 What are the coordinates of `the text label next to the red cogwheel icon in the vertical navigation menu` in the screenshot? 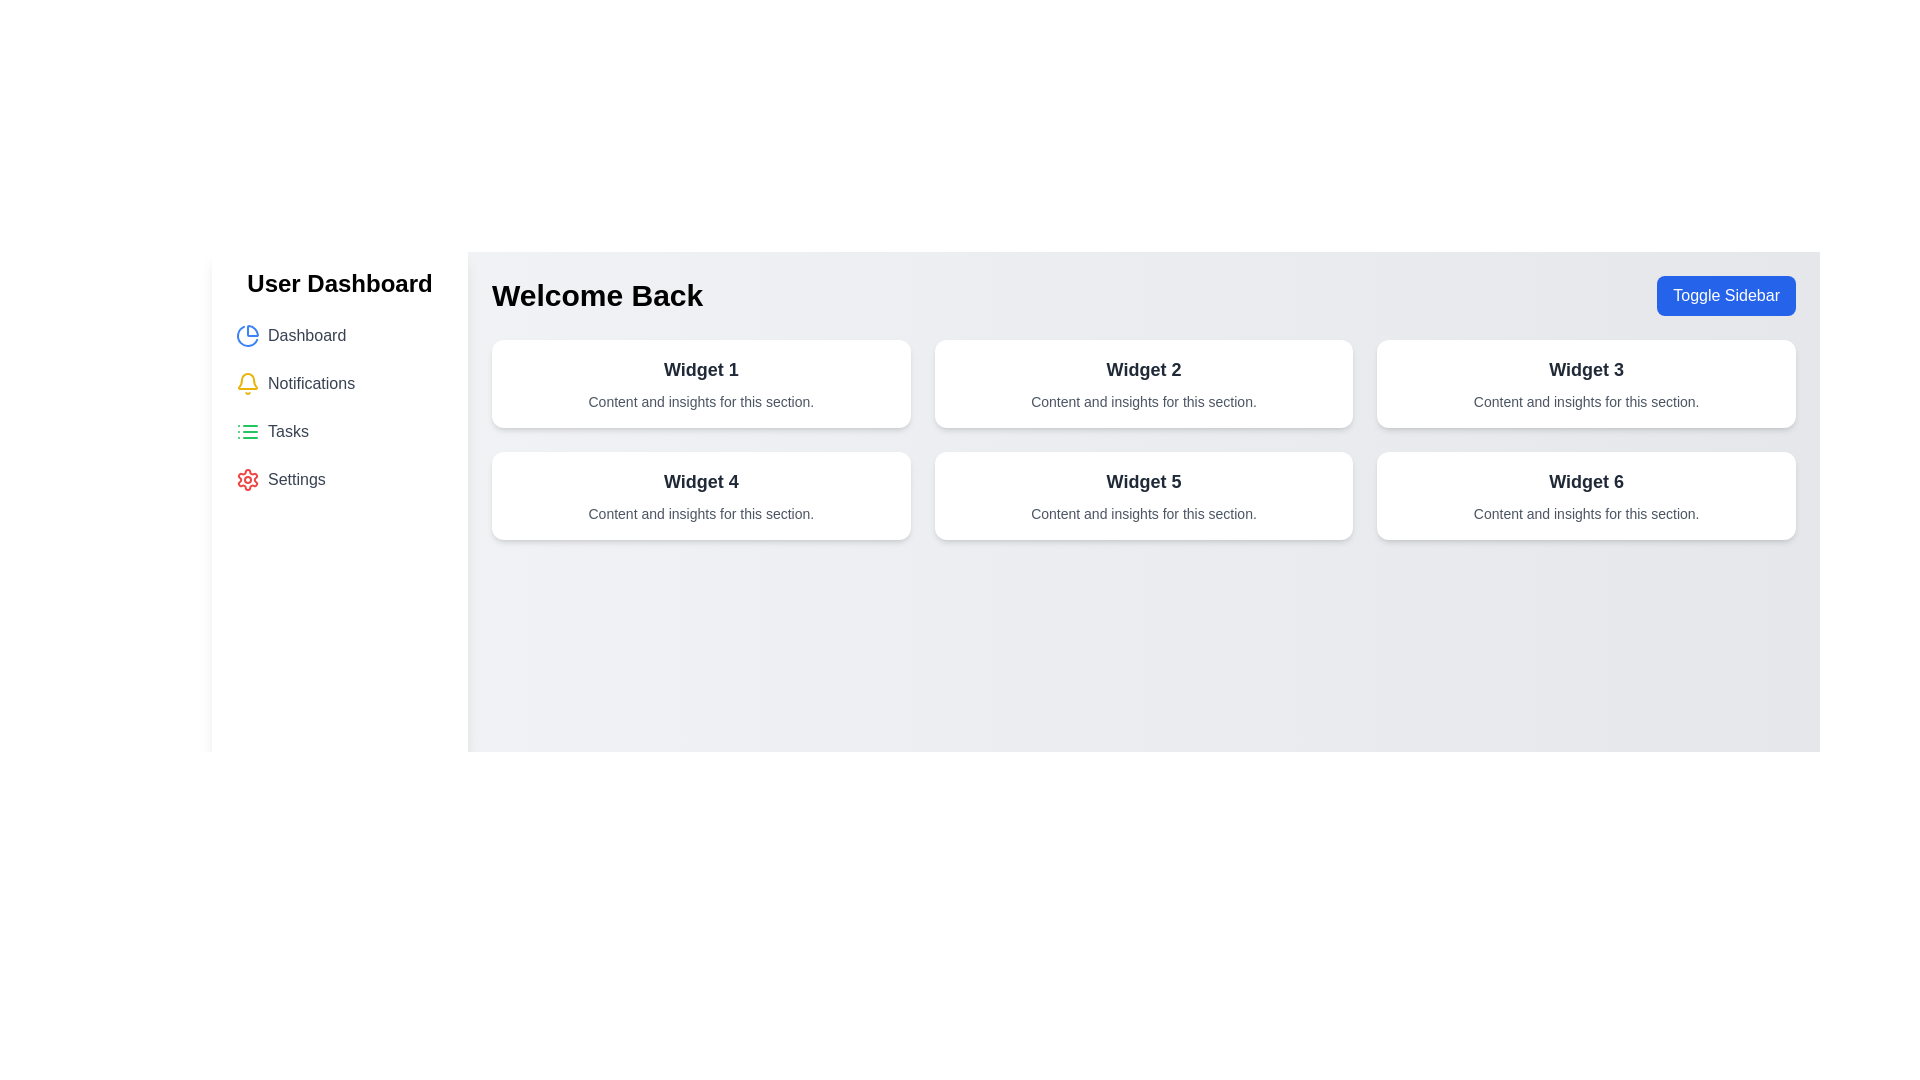 It's located at (295, 479).